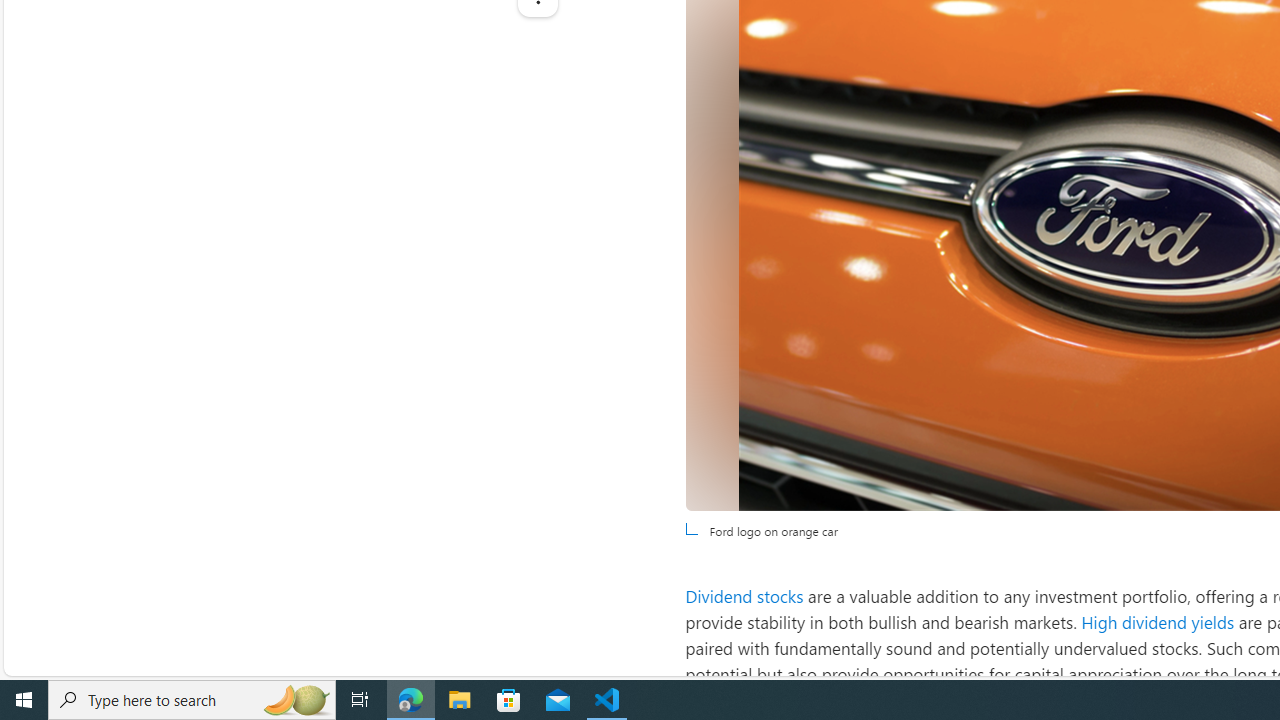 The width and height of the screenshot is (1280, 720). Describe the element at coordinates (1158, 621) in the screenshot. I see `'High dividend yields'` at that location.